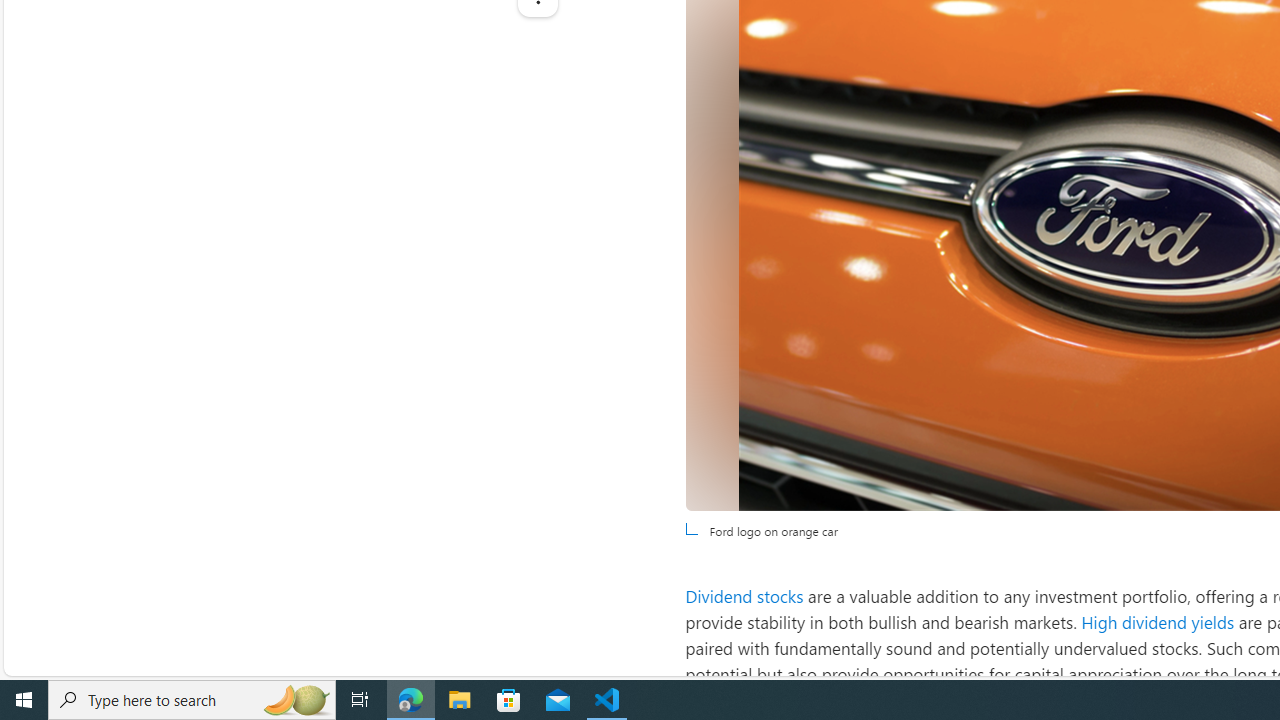 The width and height of the screenshot is (1280, 720). Describe the element at coordinates (1158, 621) in the screenshot. I see `'High dividend yields'` at that location.